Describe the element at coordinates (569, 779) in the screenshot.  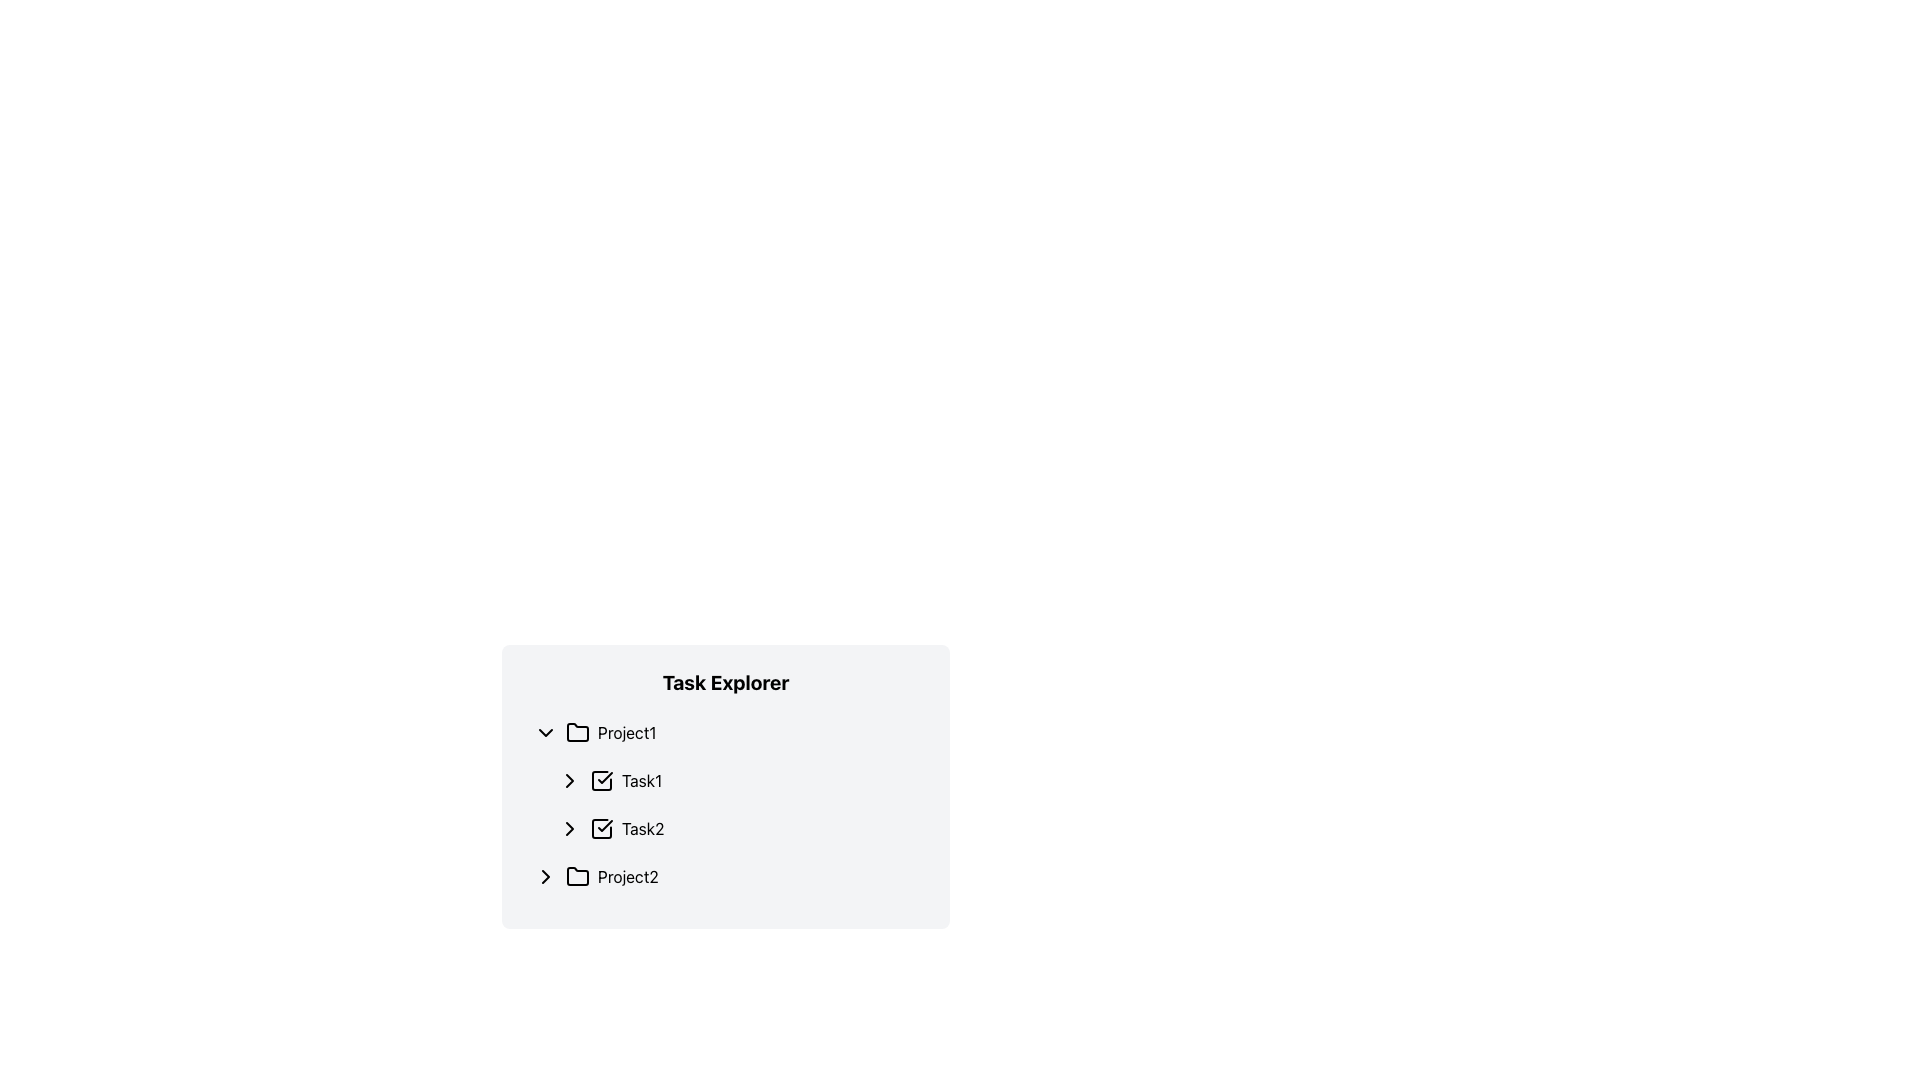
I see `the right-pointing chevron icon located to the left of the 'Task1' label in the Task Explorer interface` at that location.